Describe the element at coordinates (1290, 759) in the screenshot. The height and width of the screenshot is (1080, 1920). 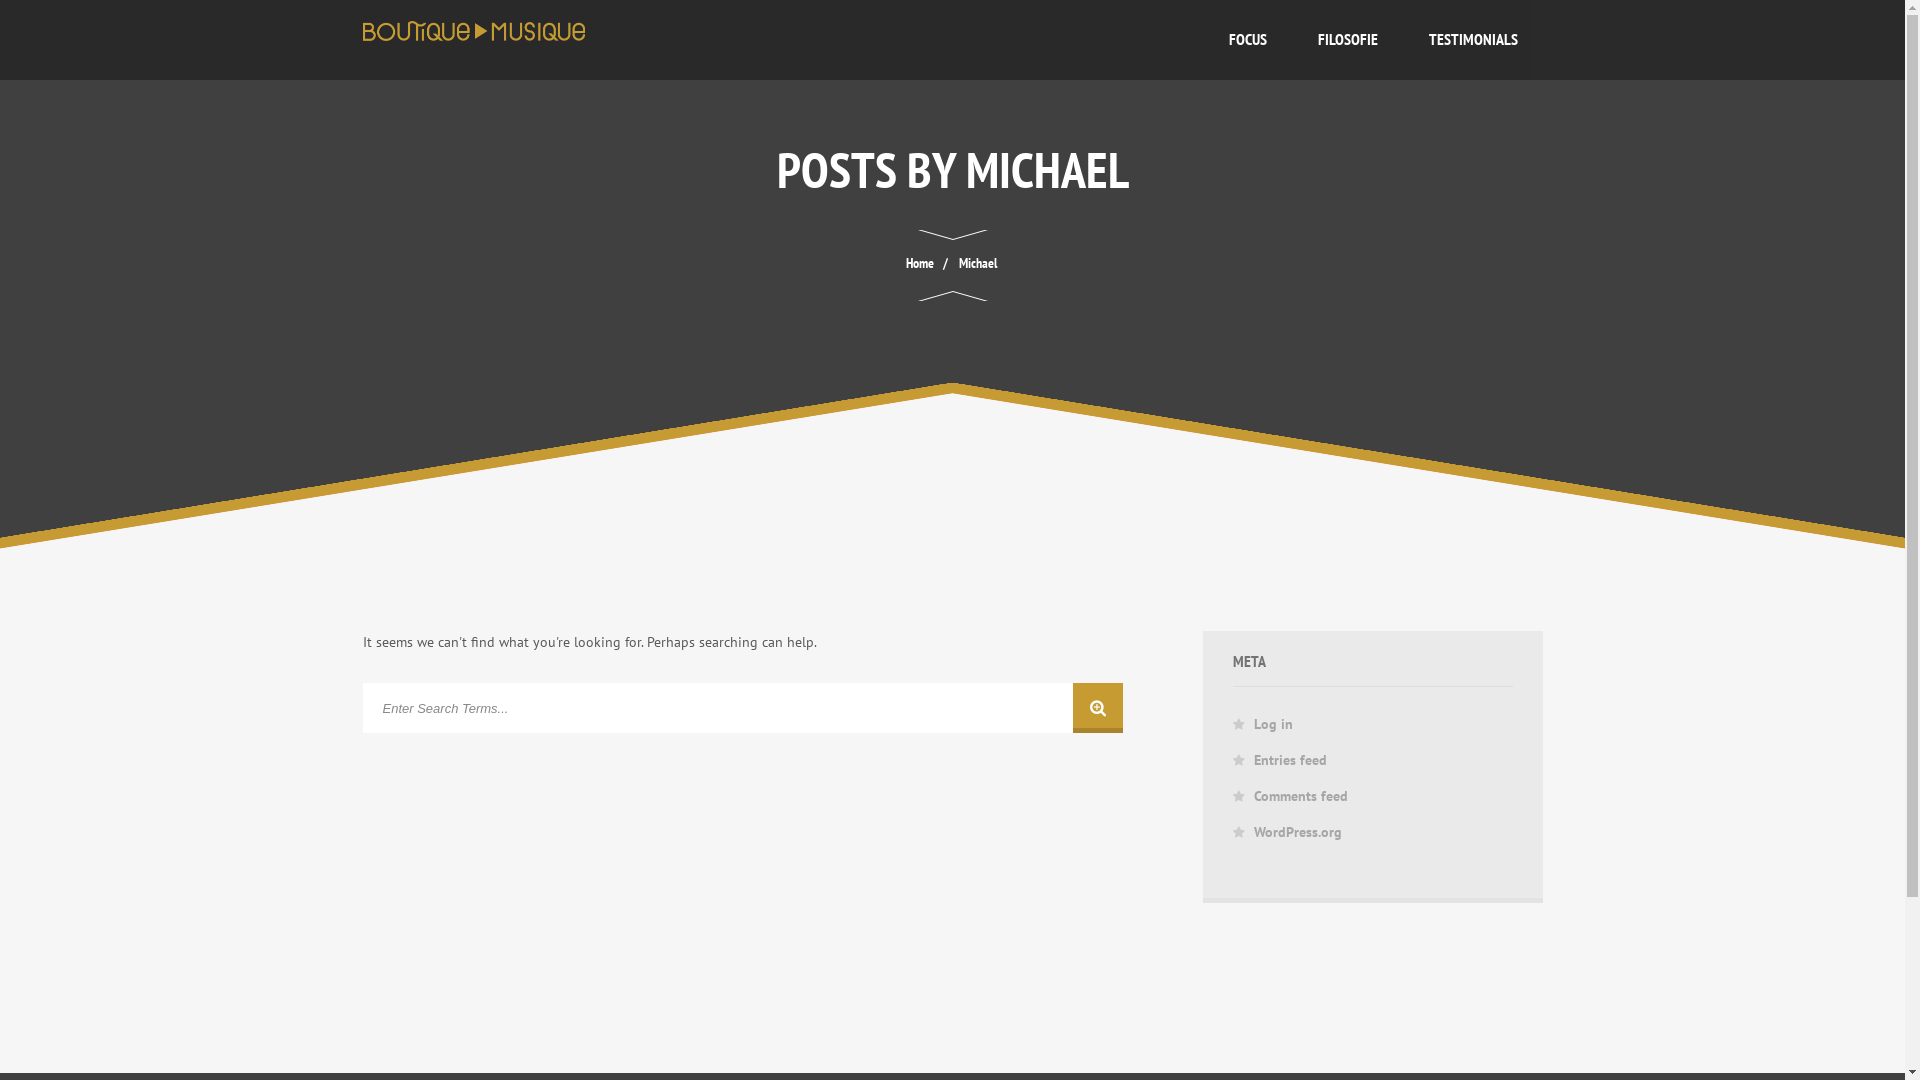
I see `'Entries feed'` at that location.